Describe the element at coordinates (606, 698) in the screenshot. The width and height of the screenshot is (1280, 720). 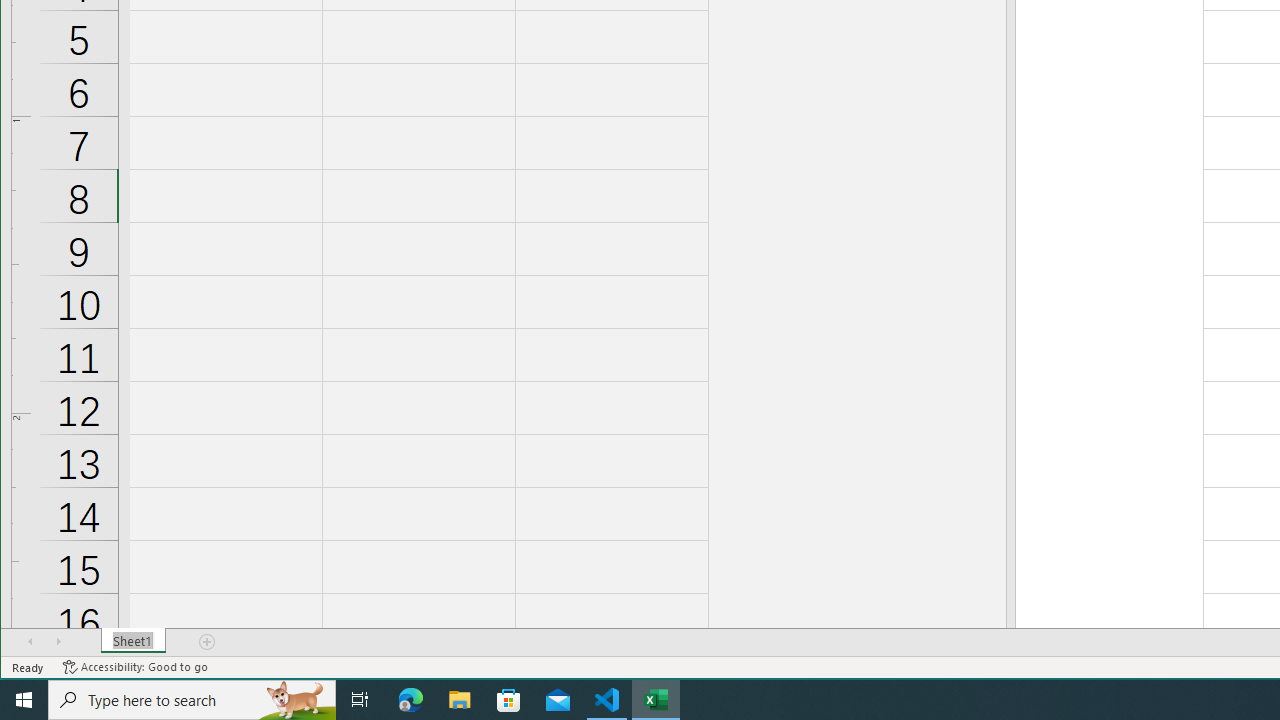
I see `'Visual Studio Code - 1 running window'` at that location.